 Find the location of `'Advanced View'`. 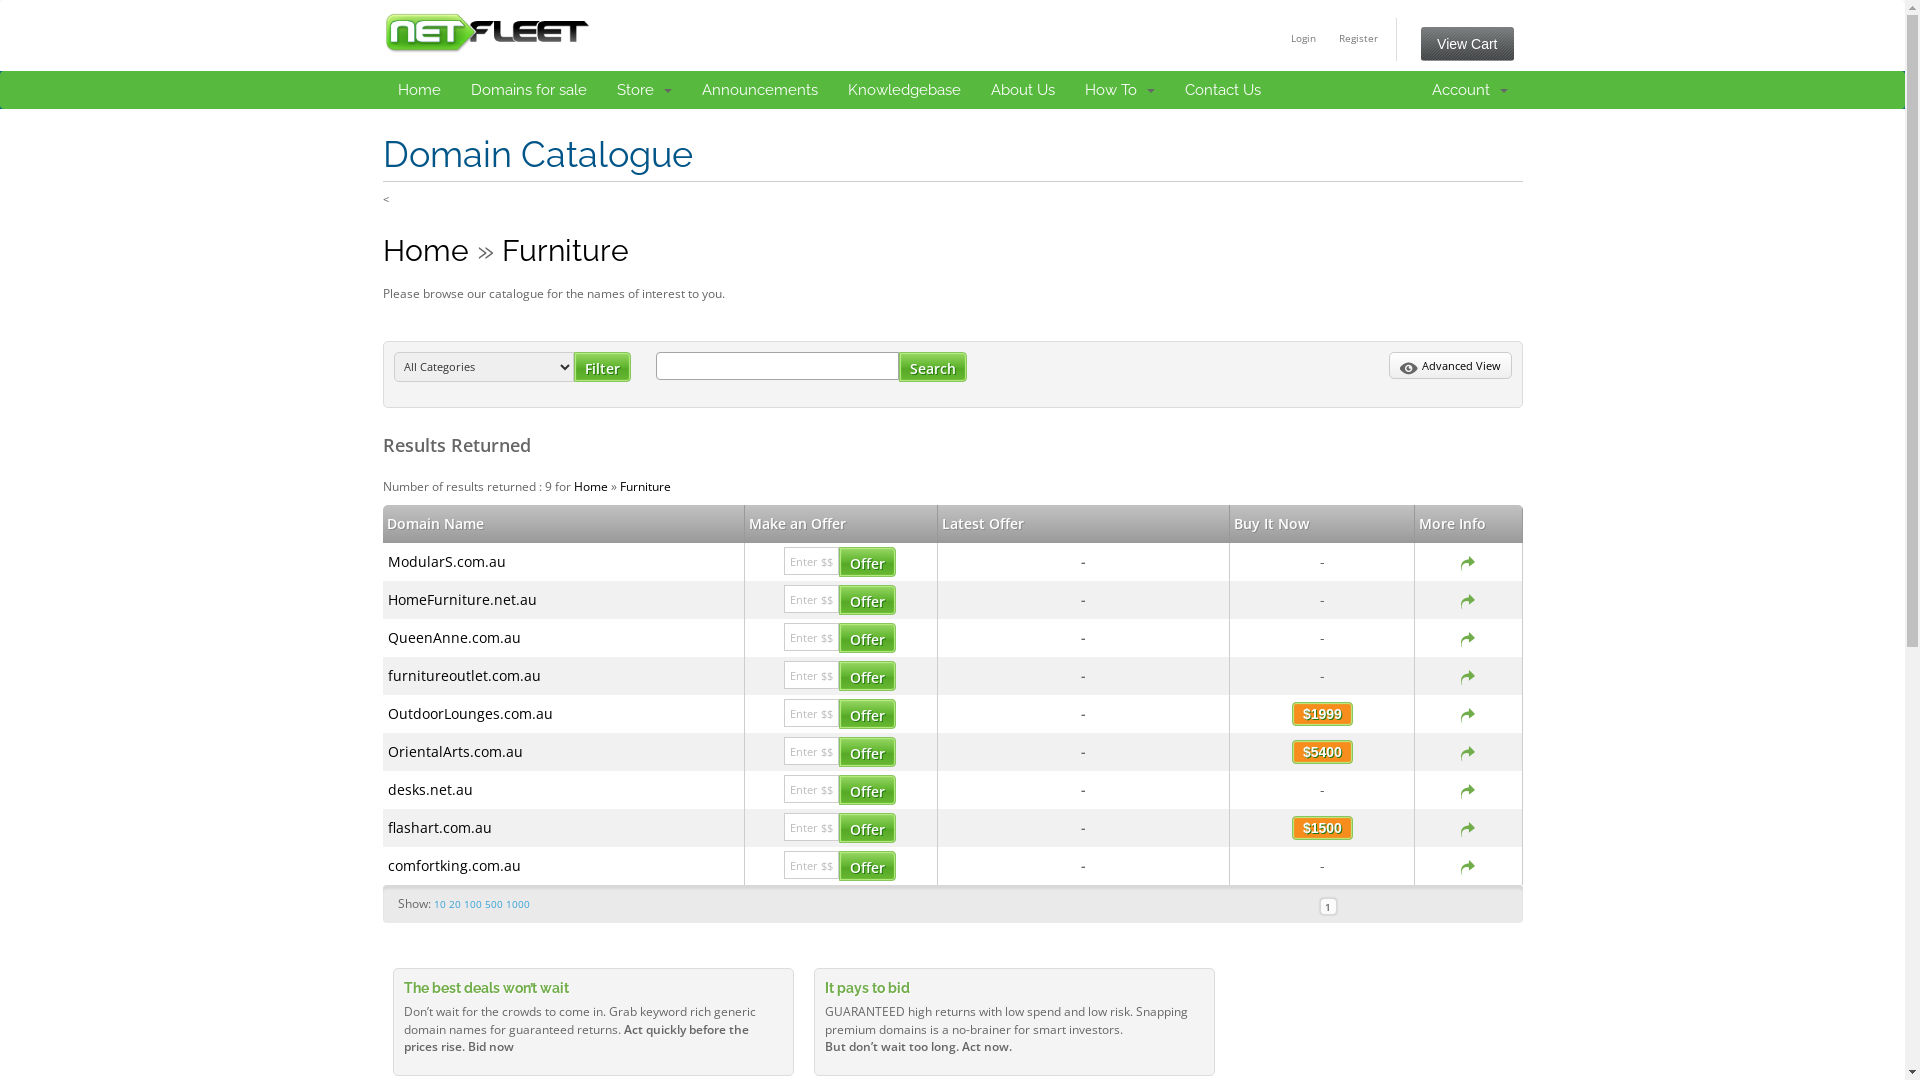

'Advanced View' is located at coordinates (1449, 366).